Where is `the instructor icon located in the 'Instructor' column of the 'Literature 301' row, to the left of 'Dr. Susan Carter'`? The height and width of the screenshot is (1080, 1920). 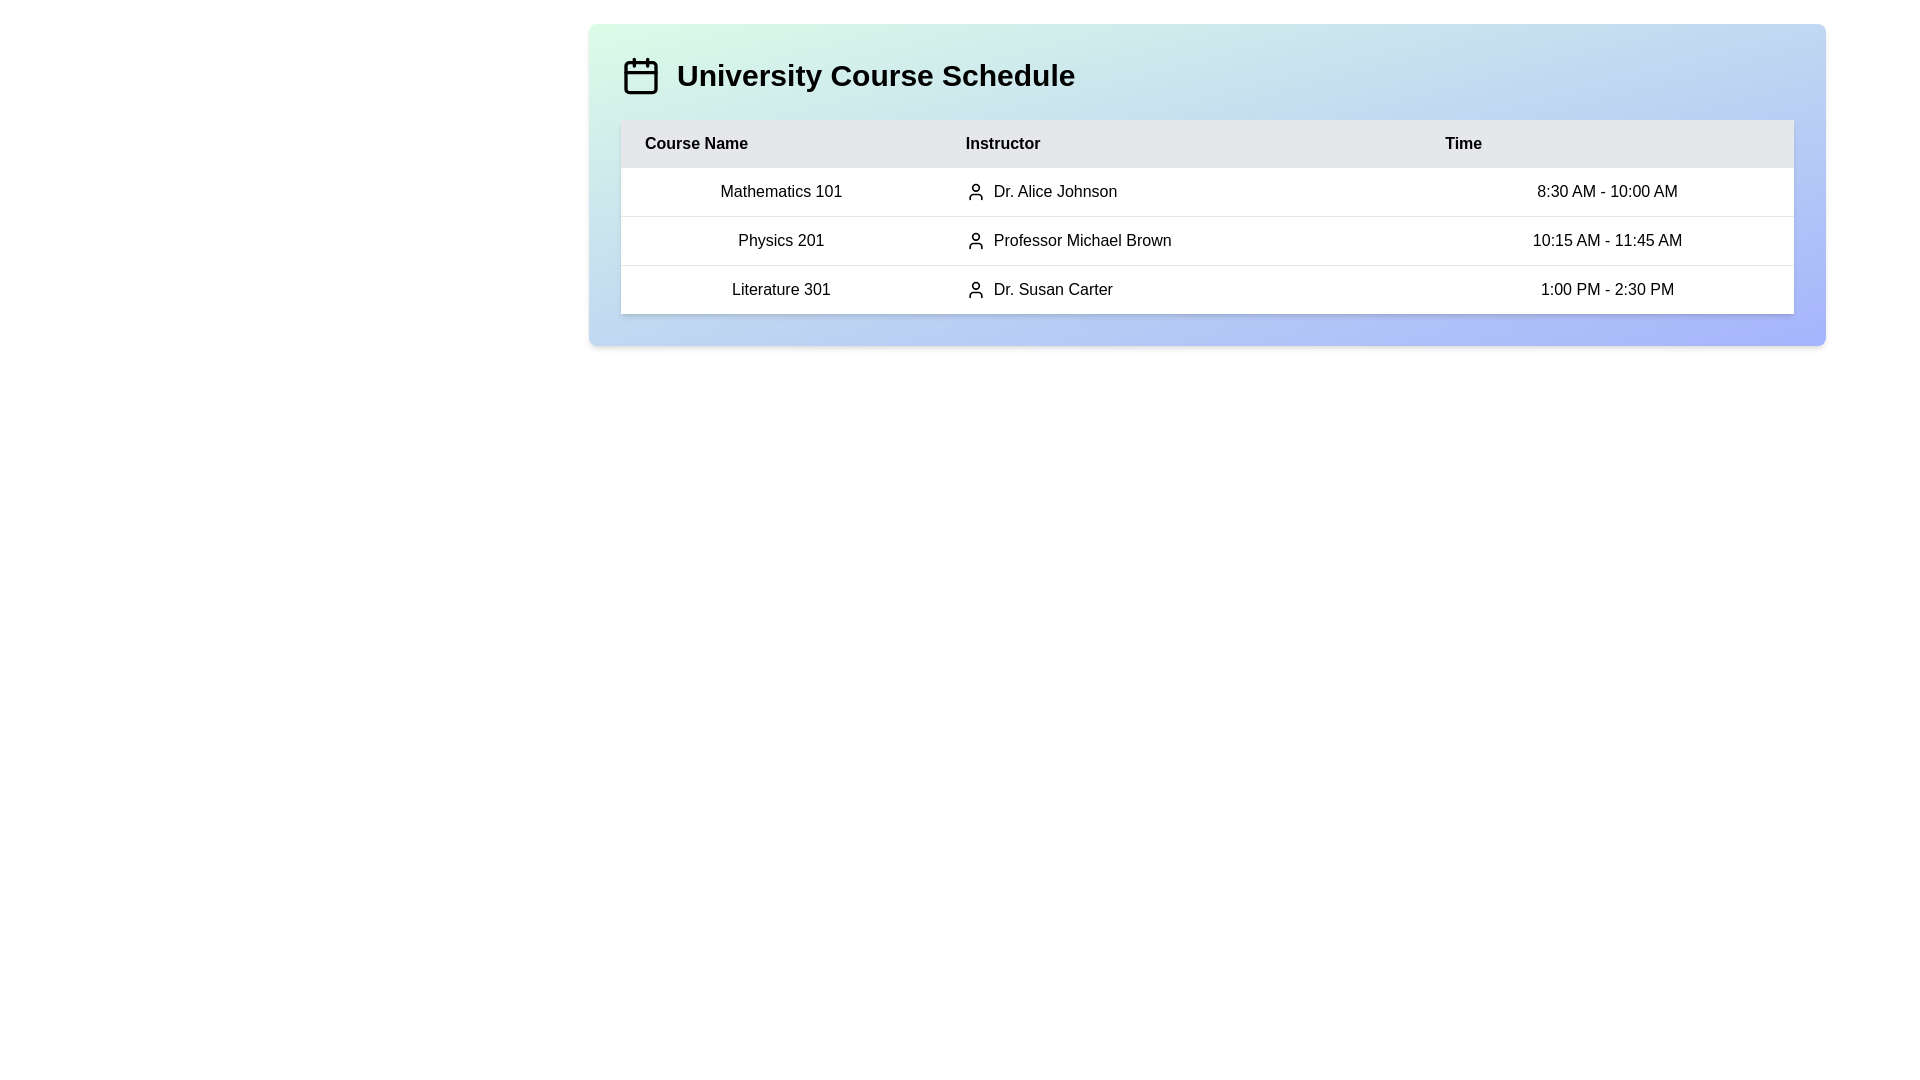
the instructor icon located in the 'Instructor' column of the 'Literature 301' row, to the left of 'Dr. Susan Carter' is located at coordinates (975, 289).